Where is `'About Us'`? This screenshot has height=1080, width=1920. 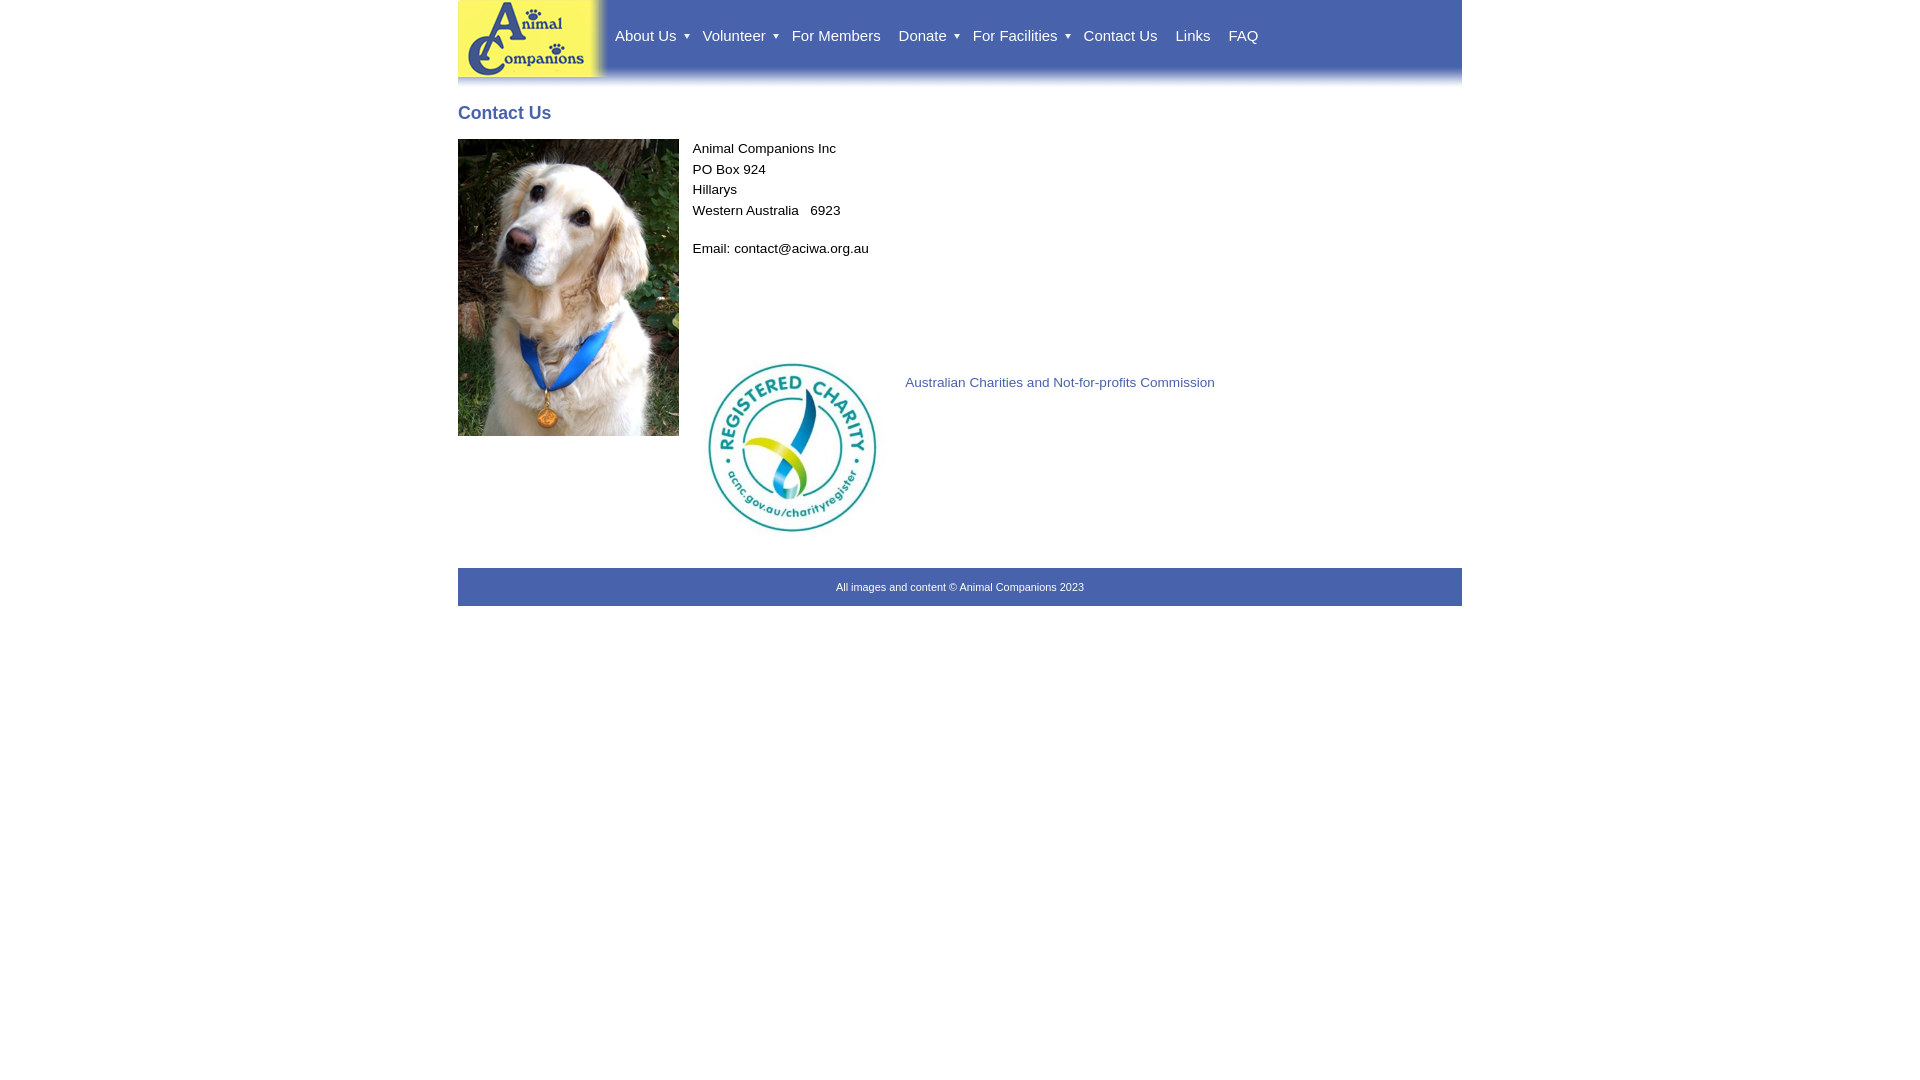 'About Us' is located at coordinates (652, 35).